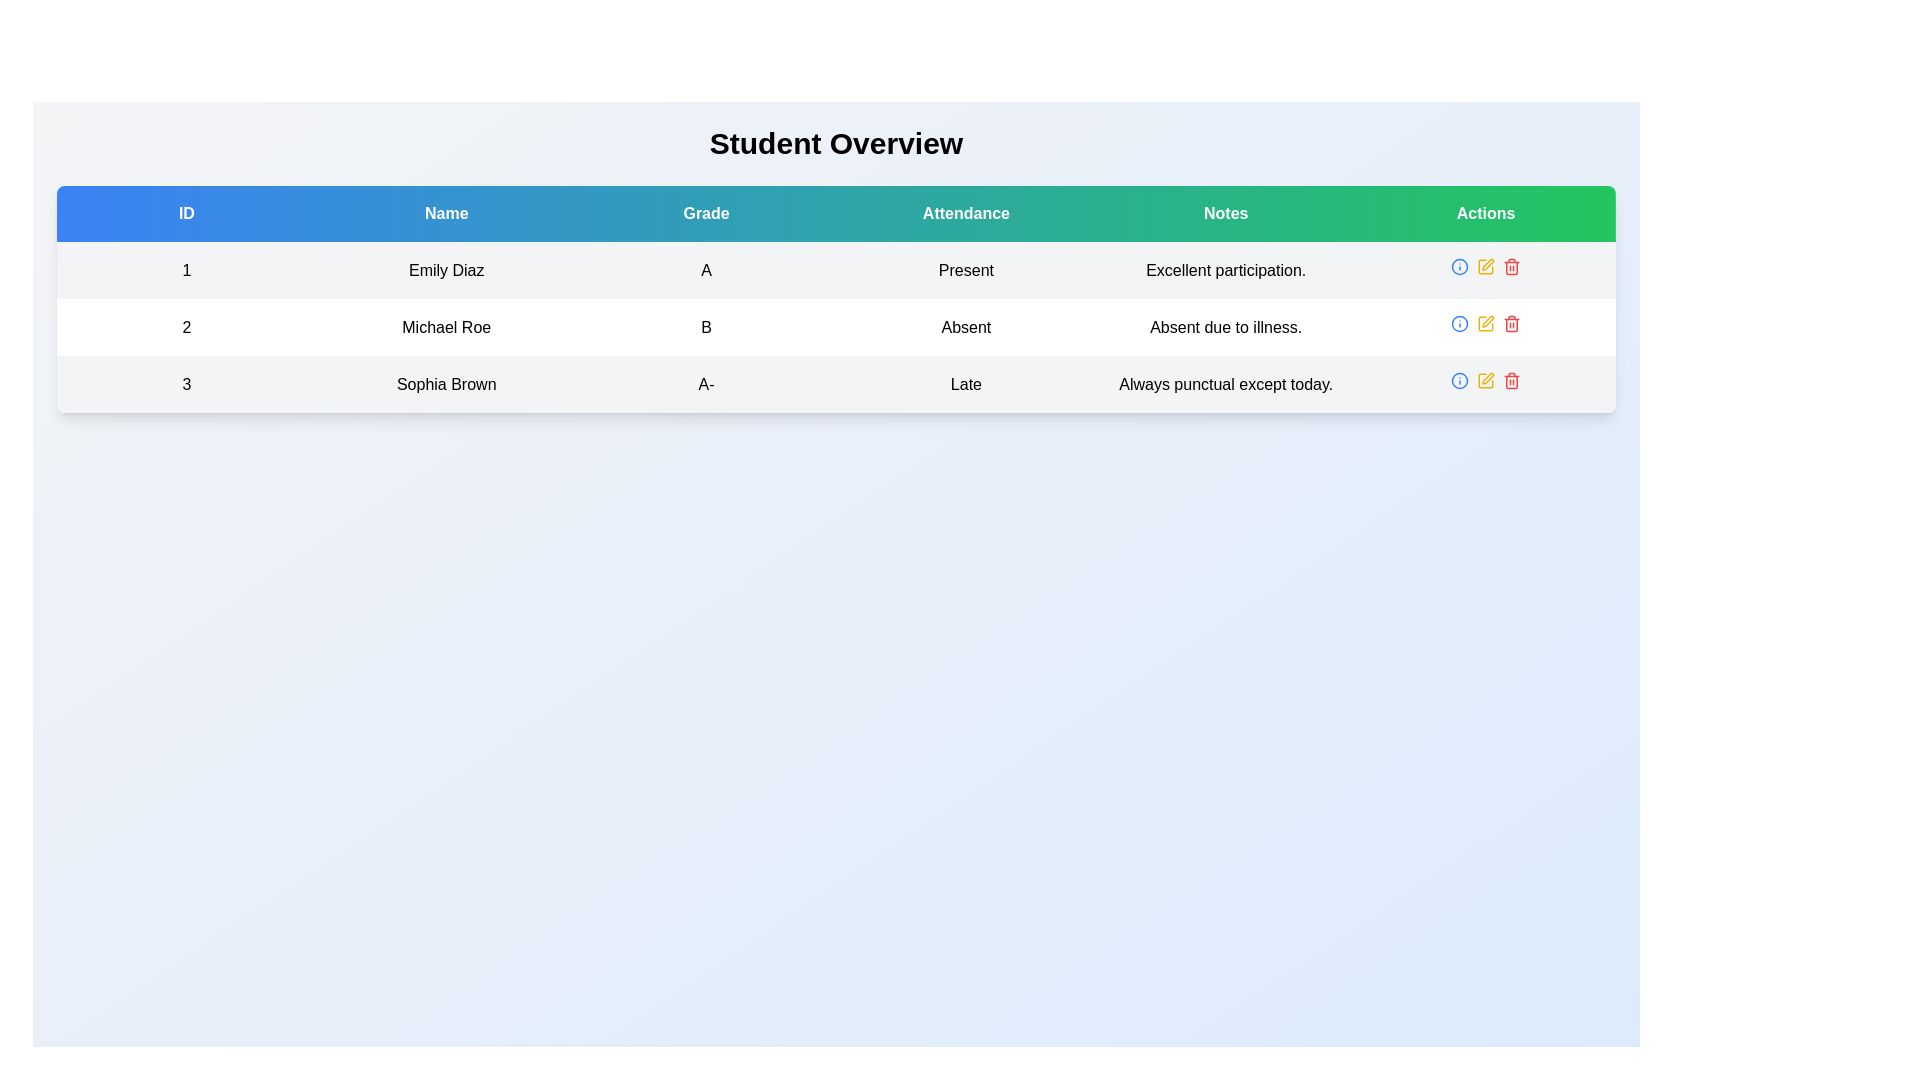 This screenshot has width=1920, height=1080. I want to click on the trash bin icon representing the delete action for the row associated with 'Michael Roe' in the 'Actions' column of the table, so click(1512, 324).